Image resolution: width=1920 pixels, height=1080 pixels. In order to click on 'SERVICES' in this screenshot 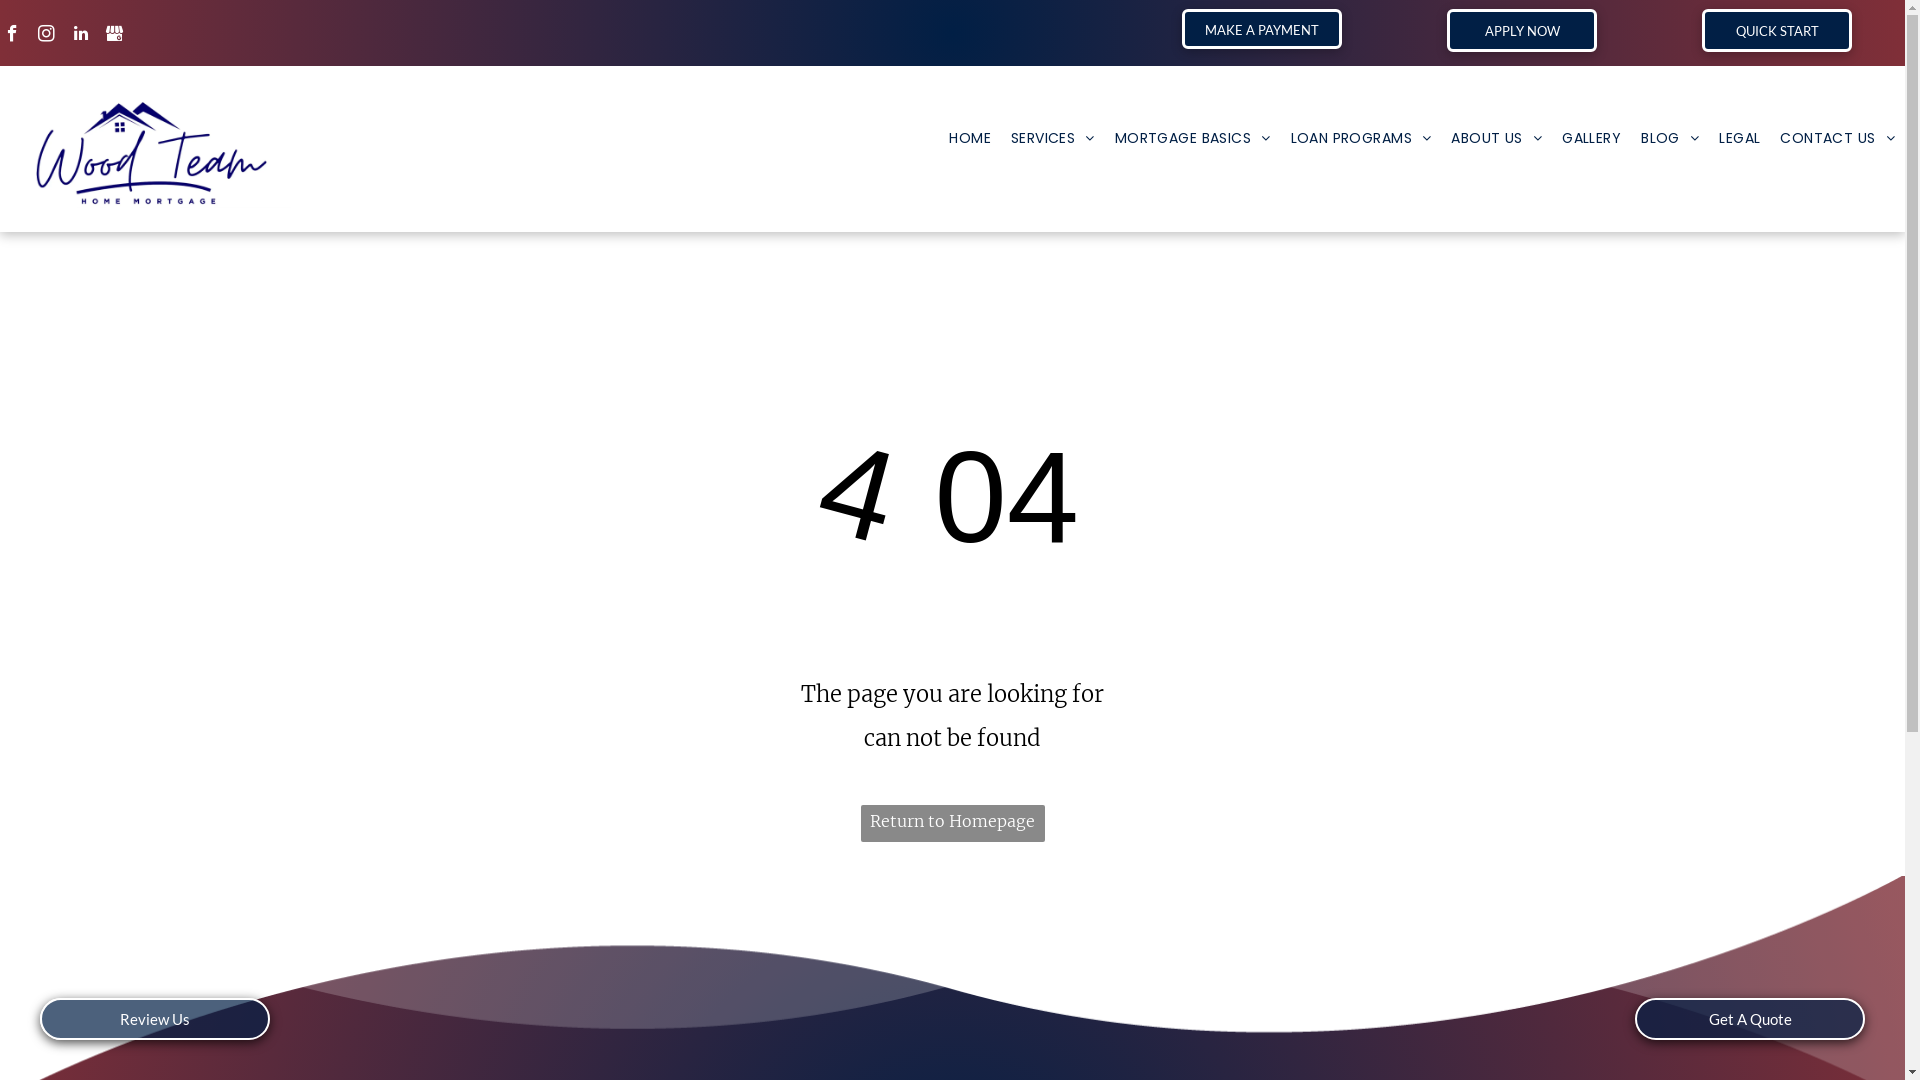, I will do `click(1051, 137)`.